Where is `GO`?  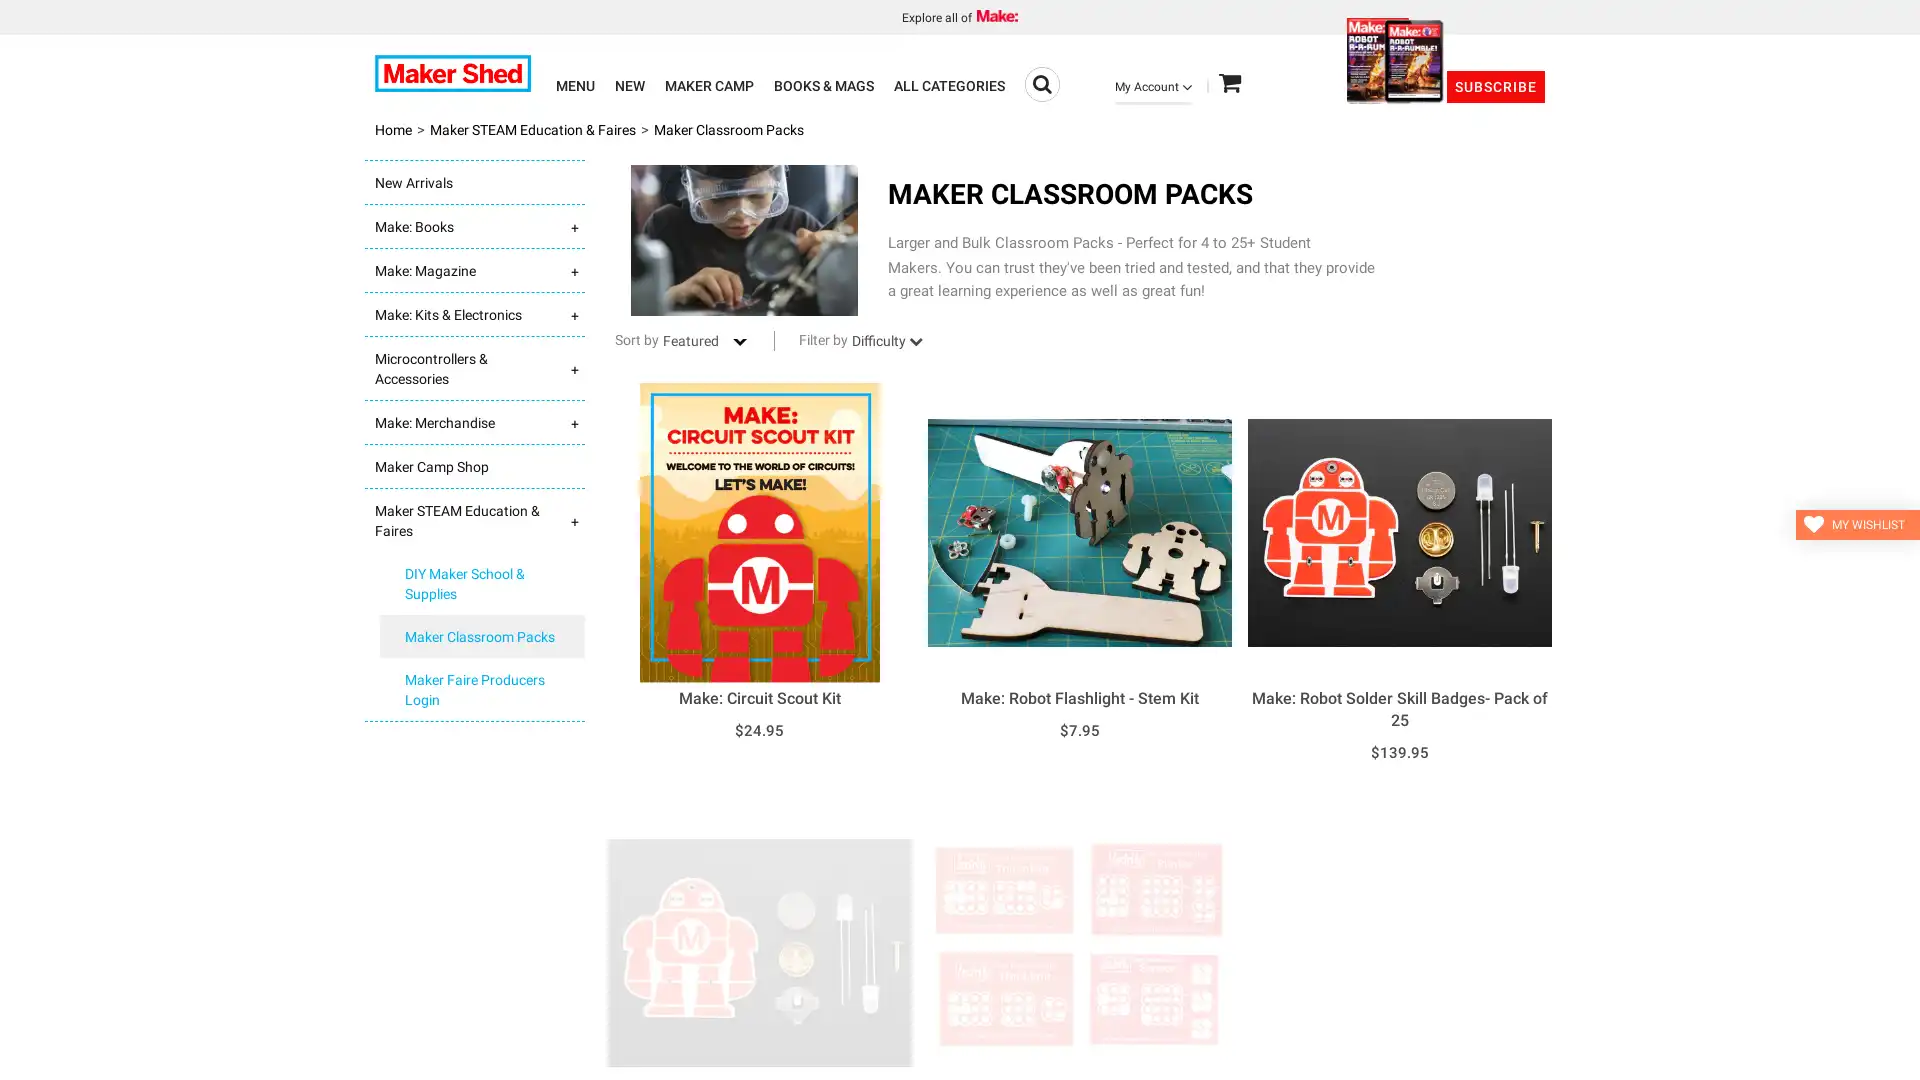
GO is located at coordinates (1041, 83).